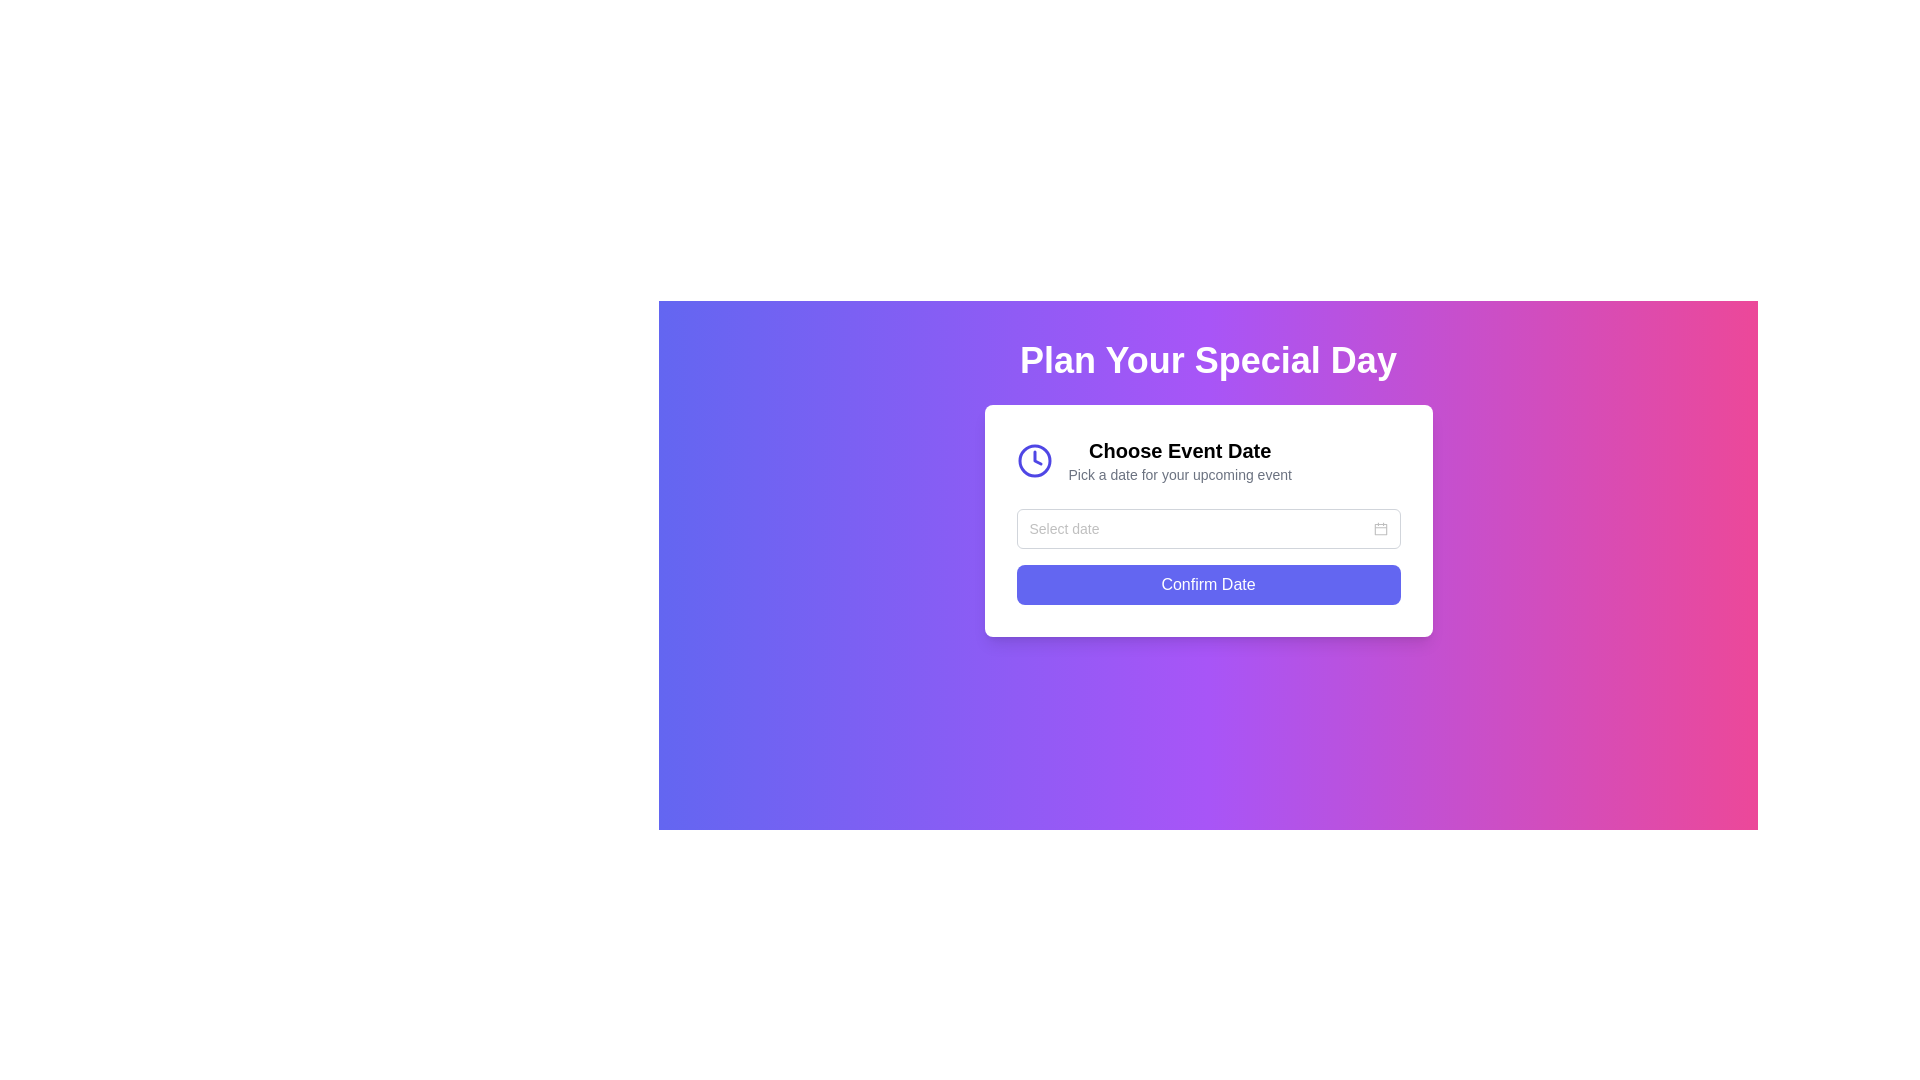  What do you see at coordinates (1034, 461) in the screenshot?
I see `the decorative icon located at the top-left corner of the 'Choose Event Date' widget, which emphasizes the time-related context of the widget` at bounding box center [1034, 461].